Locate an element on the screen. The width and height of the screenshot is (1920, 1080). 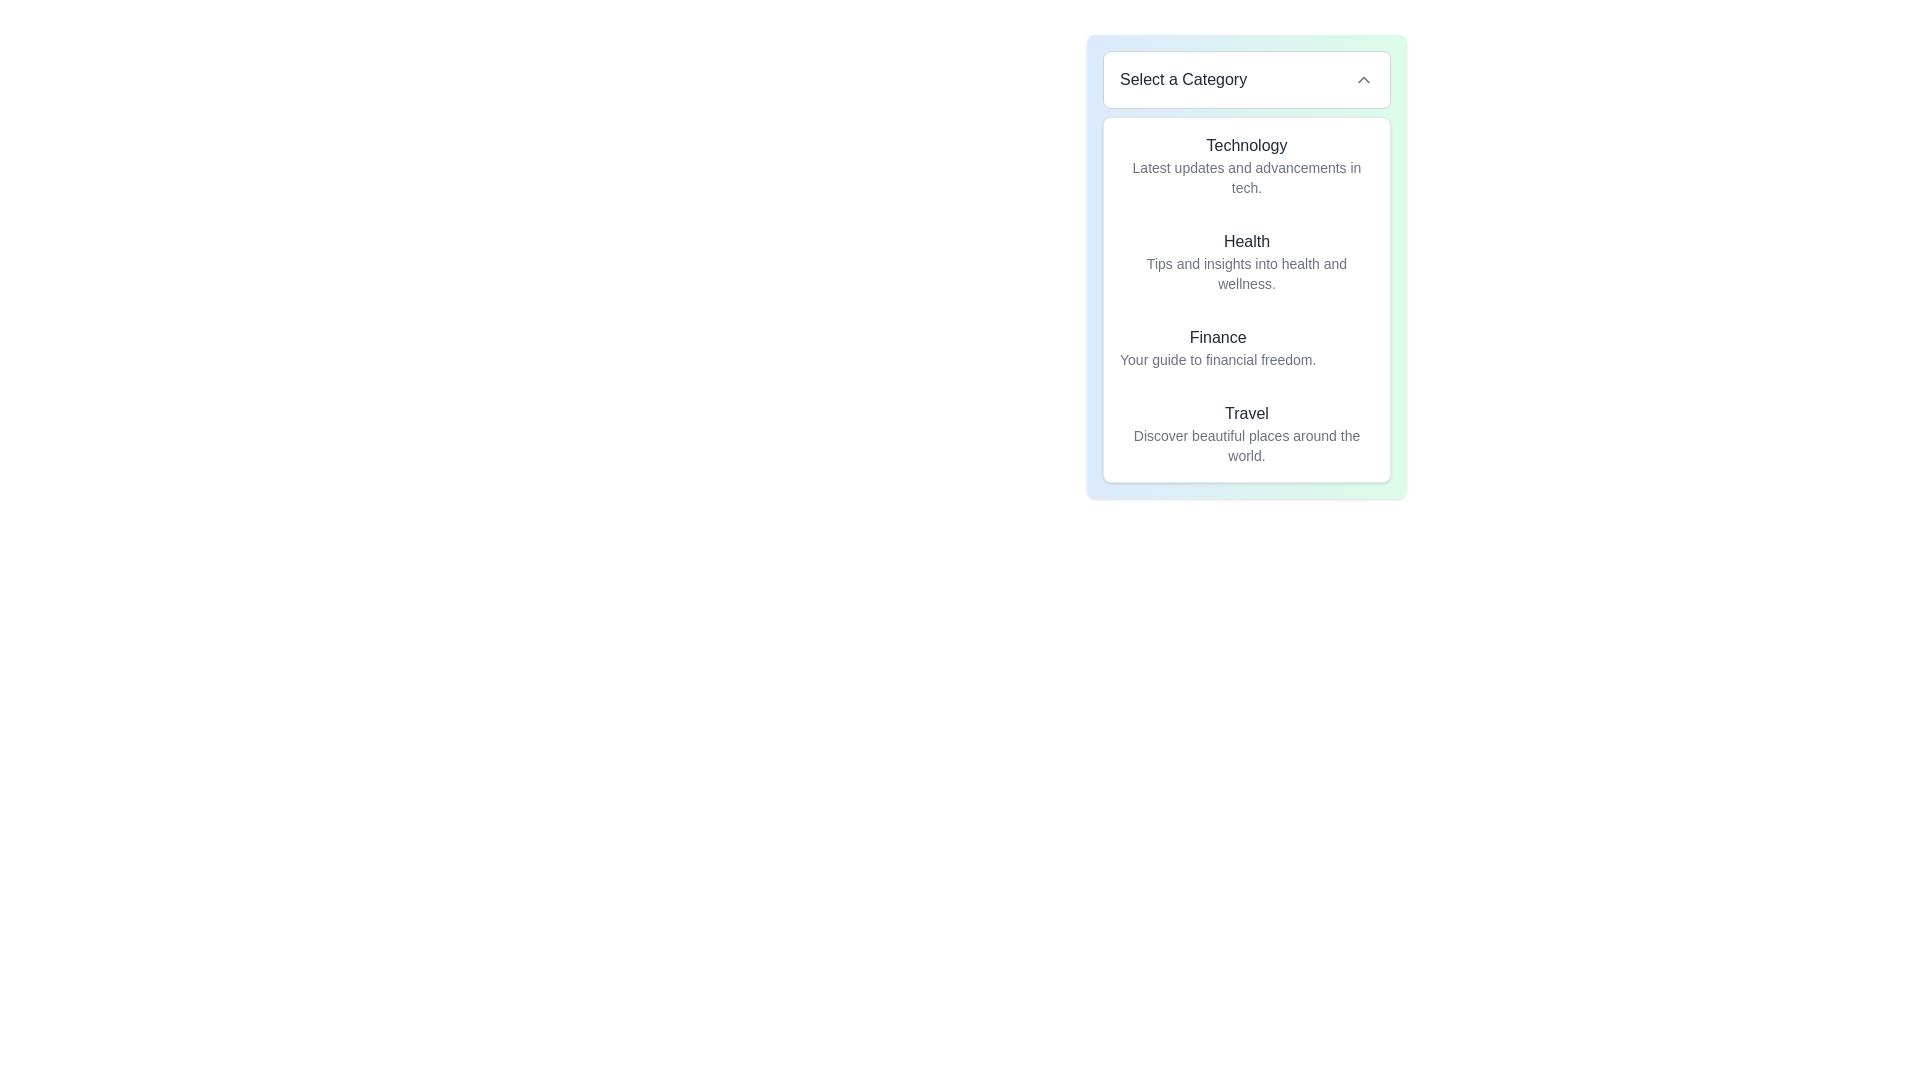
the fourth text label in the category list under 'Select a Category', which is positioned above the description 'Discover beautiful places around the world' is located at coordinates (1246, 412).